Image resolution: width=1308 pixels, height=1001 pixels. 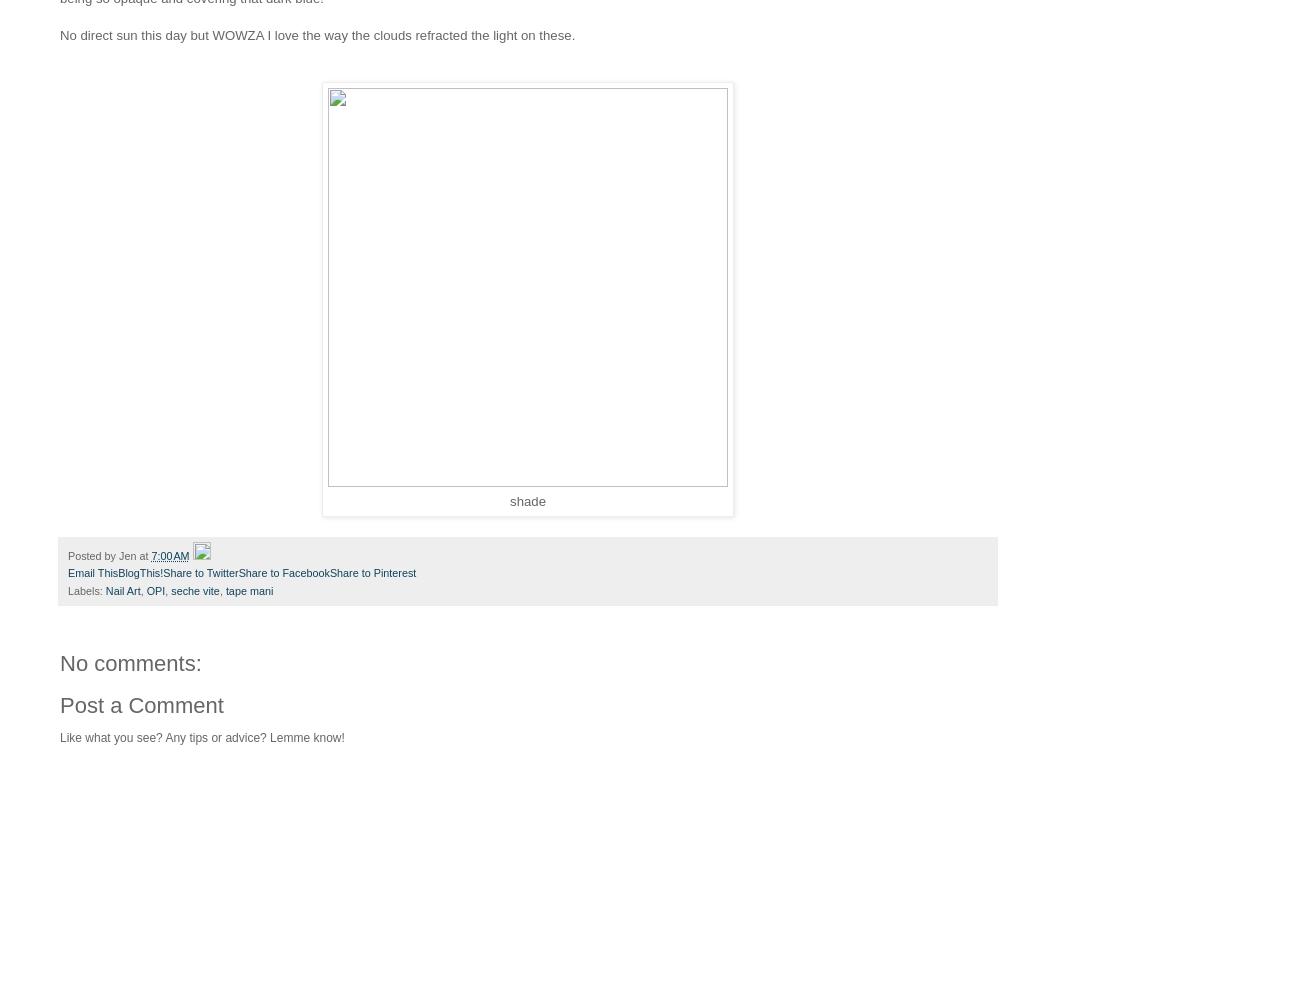 I want to click on 'OPI', so click(x=154, y=589).